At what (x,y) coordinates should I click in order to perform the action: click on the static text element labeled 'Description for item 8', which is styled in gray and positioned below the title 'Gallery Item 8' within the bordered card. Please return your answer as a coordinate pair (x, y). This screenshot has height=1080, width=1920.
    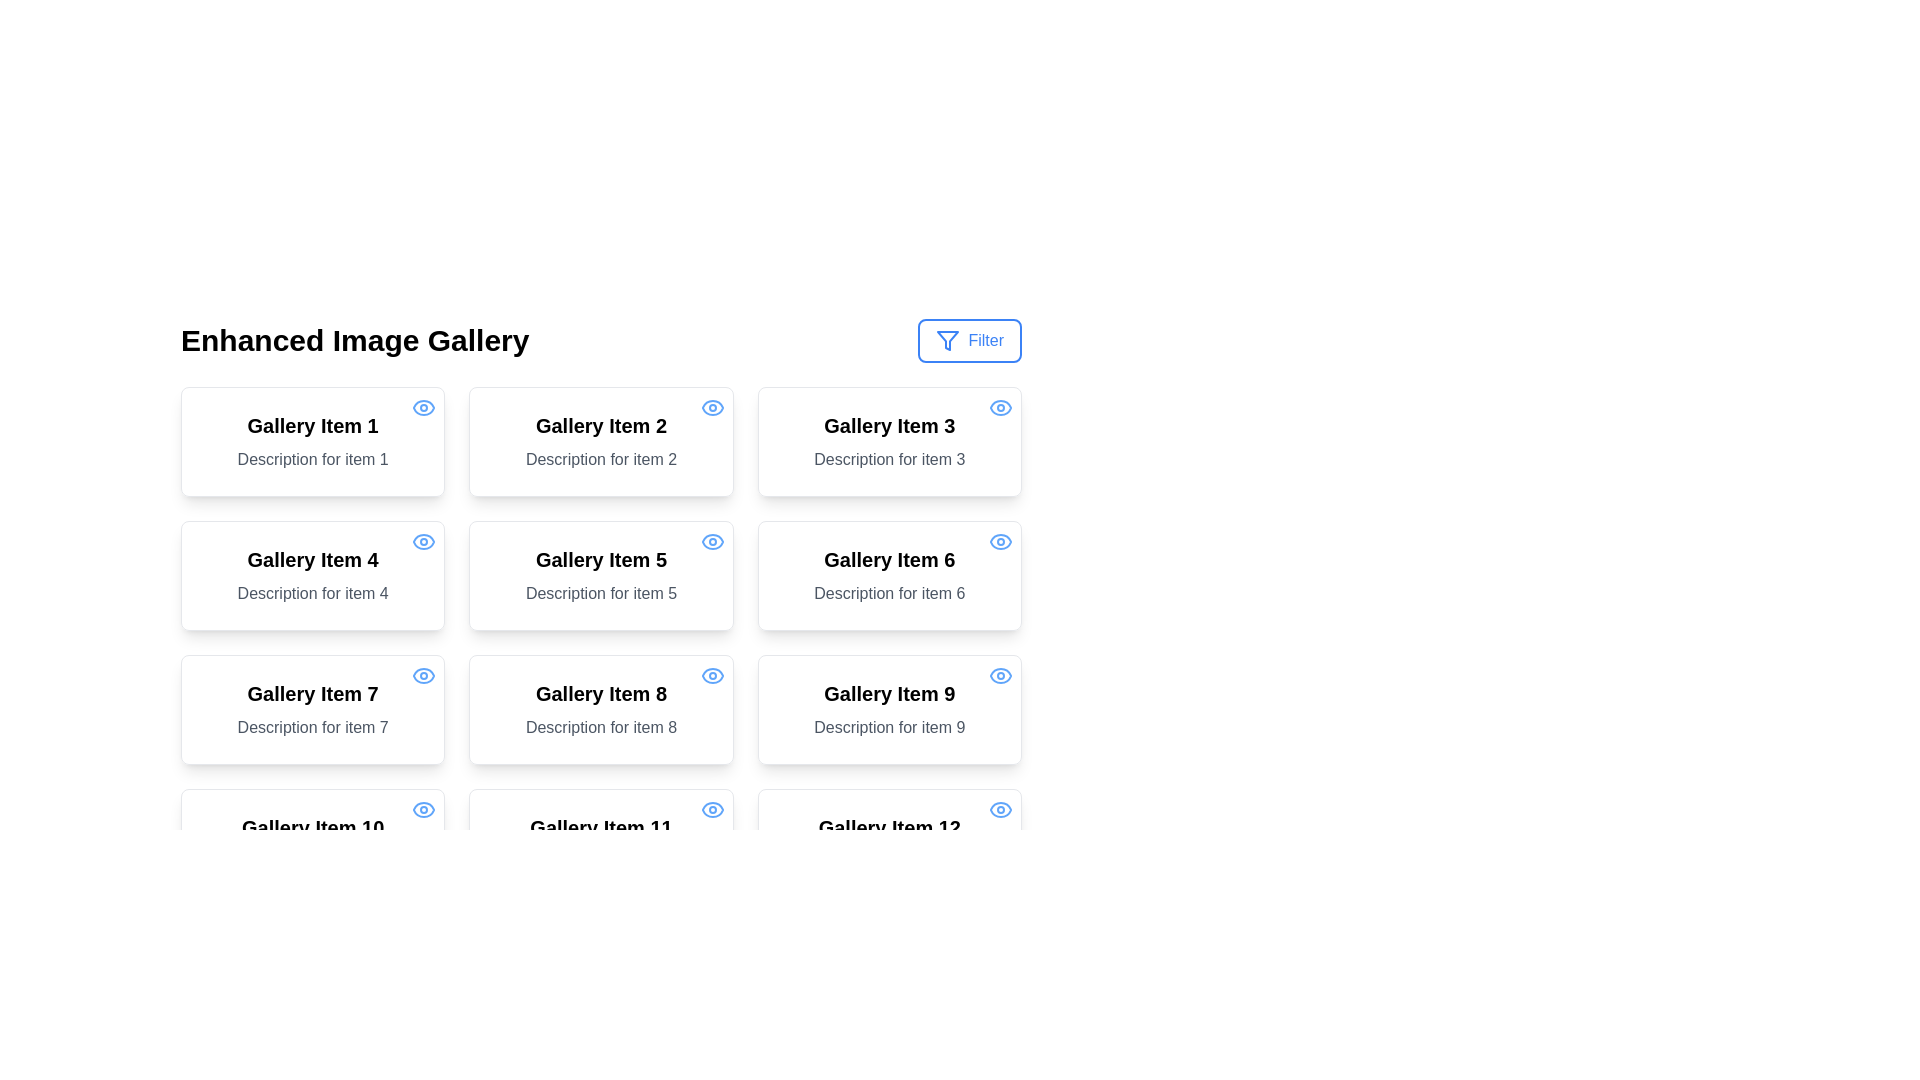
    Looking at the image, I should click on (600, 728).